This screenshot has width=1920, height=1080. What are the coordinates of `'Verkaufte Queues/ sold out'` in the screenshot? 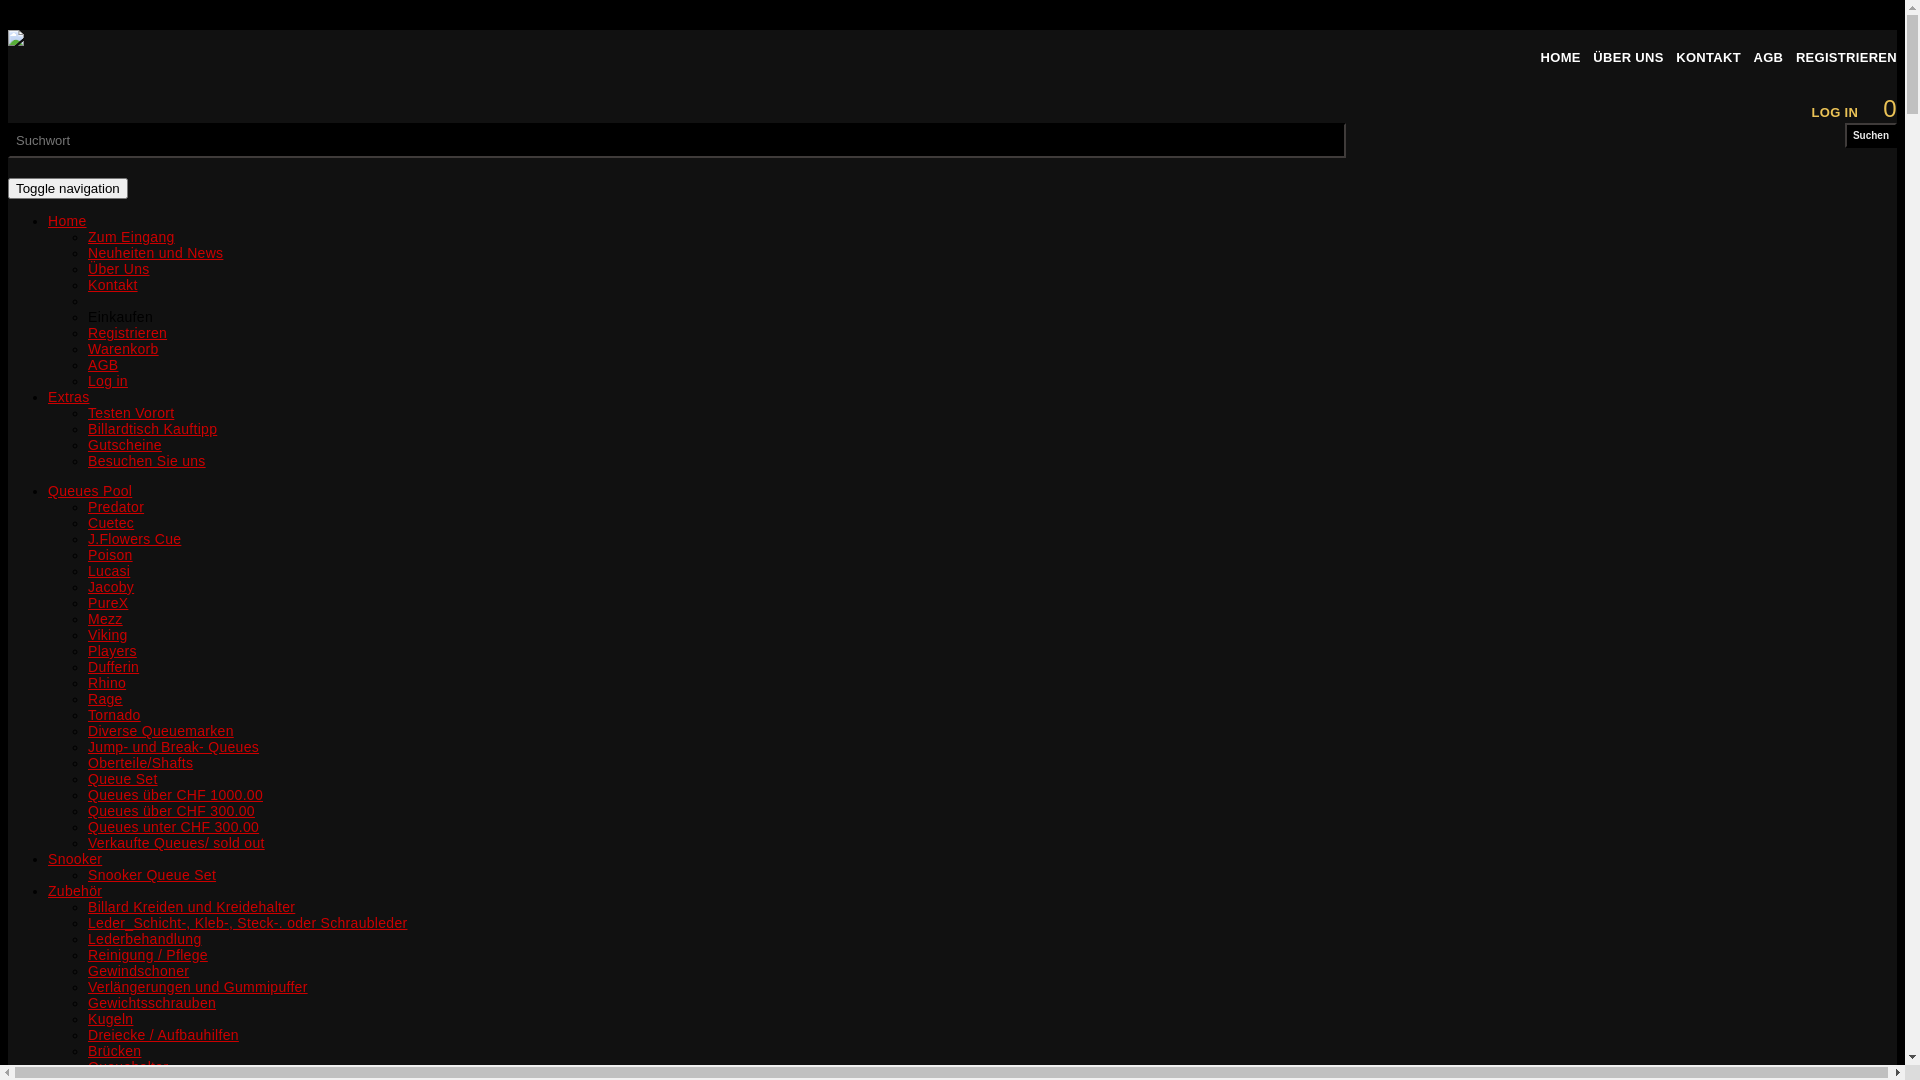 It's located at (176, 843).